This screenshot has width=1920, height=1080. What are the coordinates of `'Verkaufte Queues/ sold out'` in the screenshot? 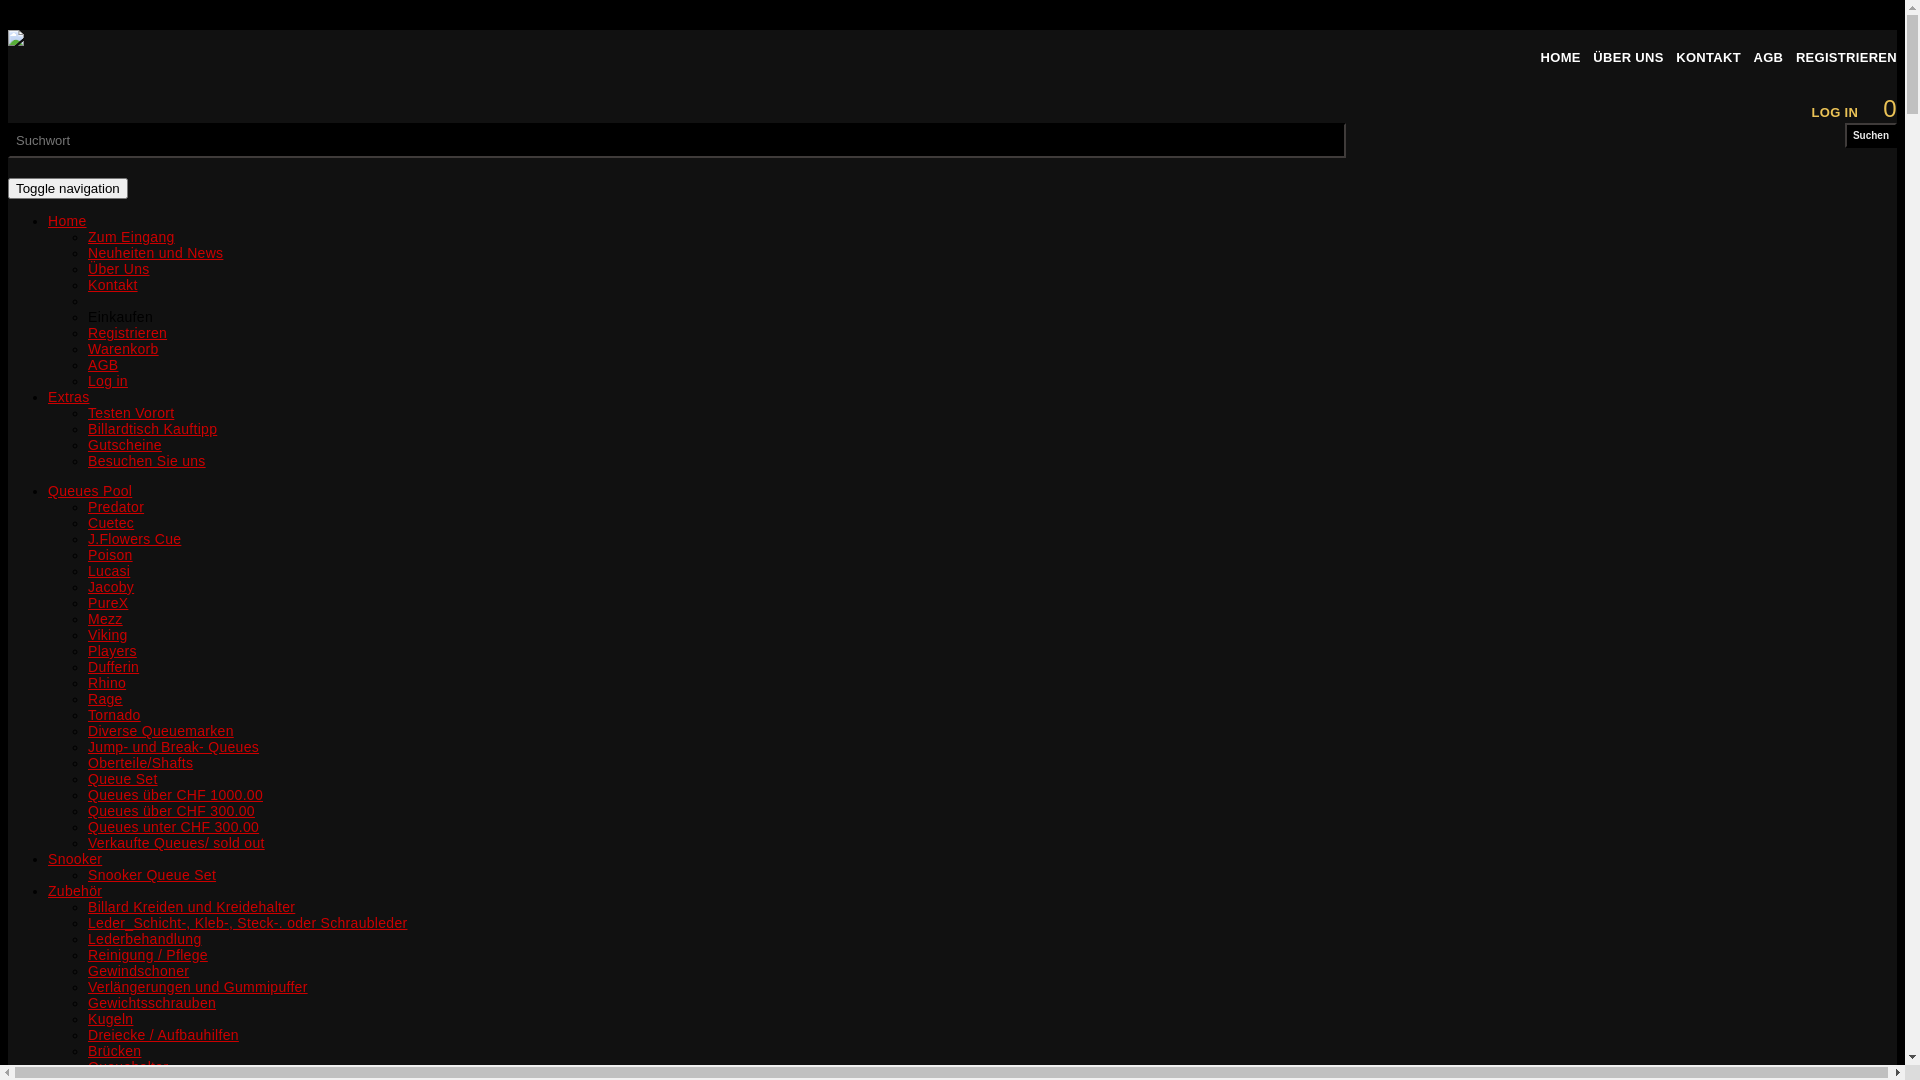 It's located at (176, 843).